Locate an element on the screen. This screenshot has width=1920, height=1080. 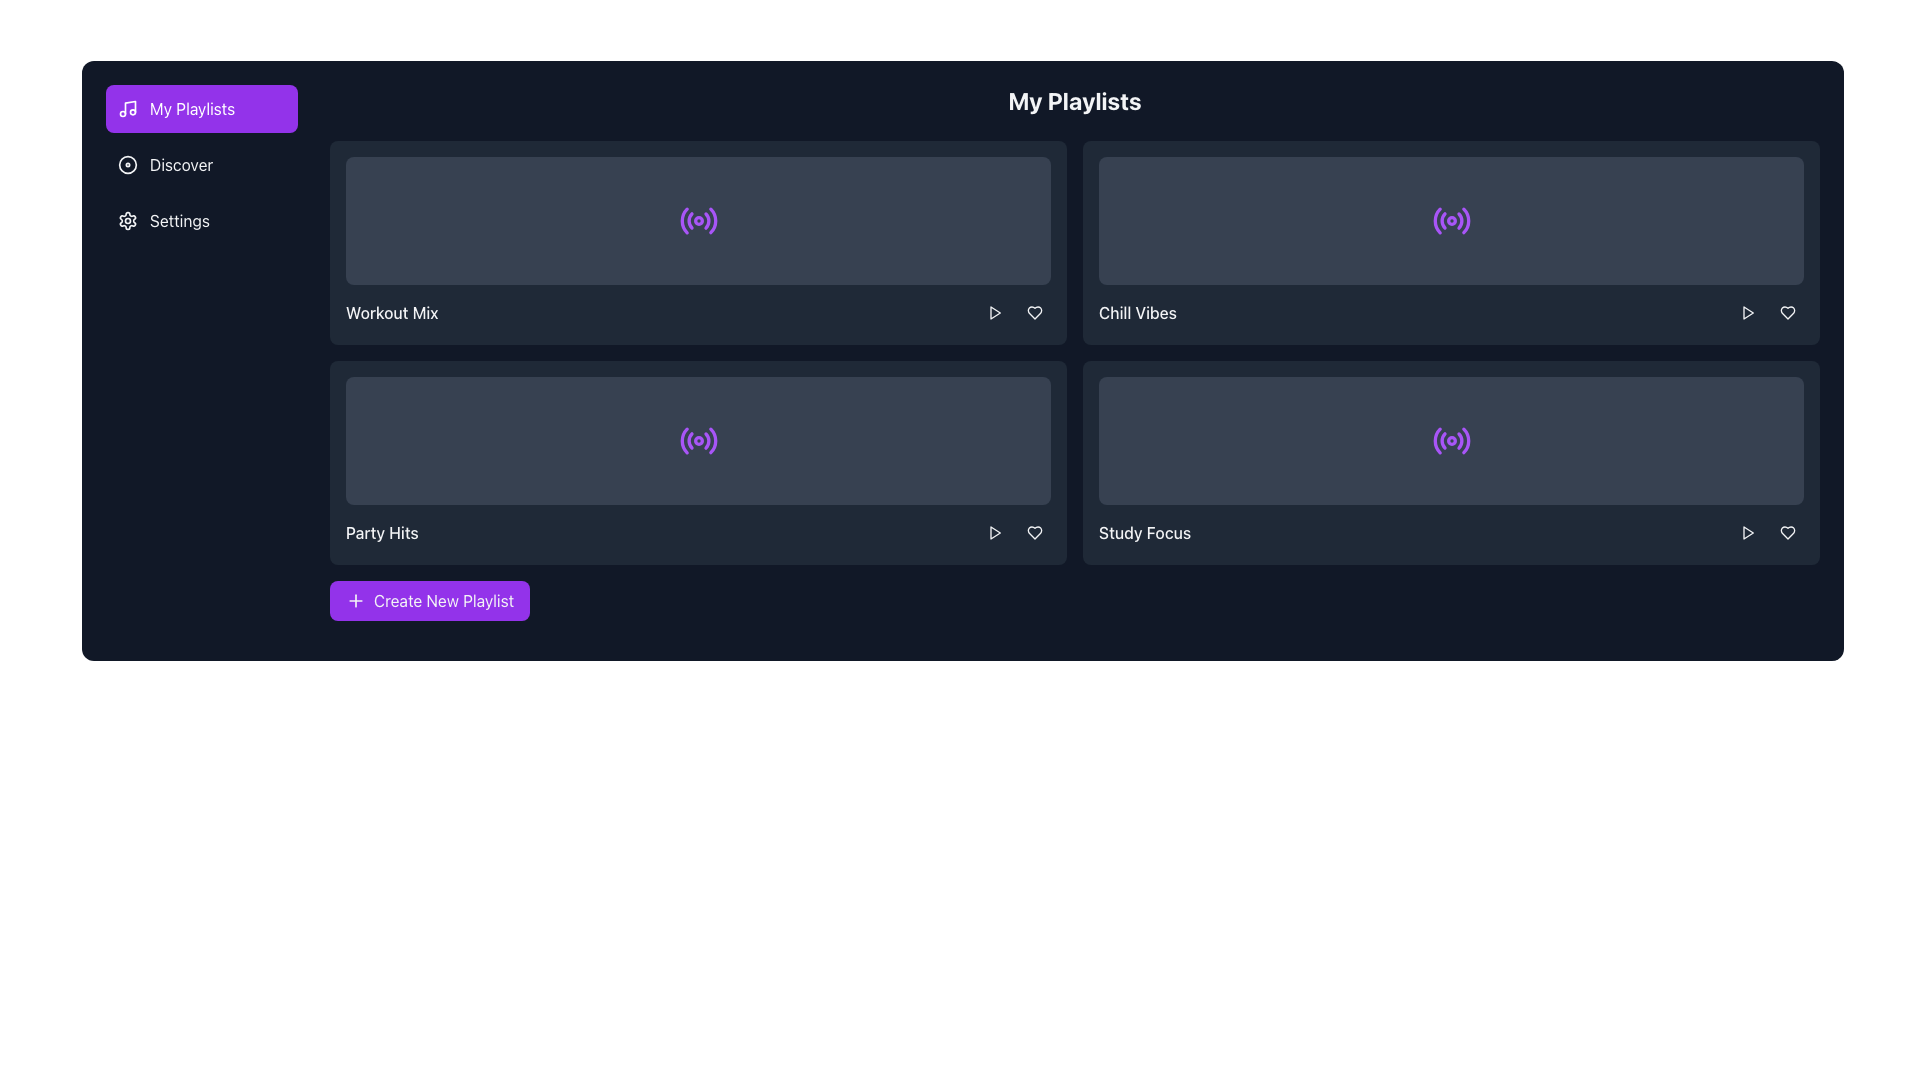
the larger Circular SVG graphic adjacent to the 'Discover' option in the navigation sidebar is located at coordinates (127, 164).